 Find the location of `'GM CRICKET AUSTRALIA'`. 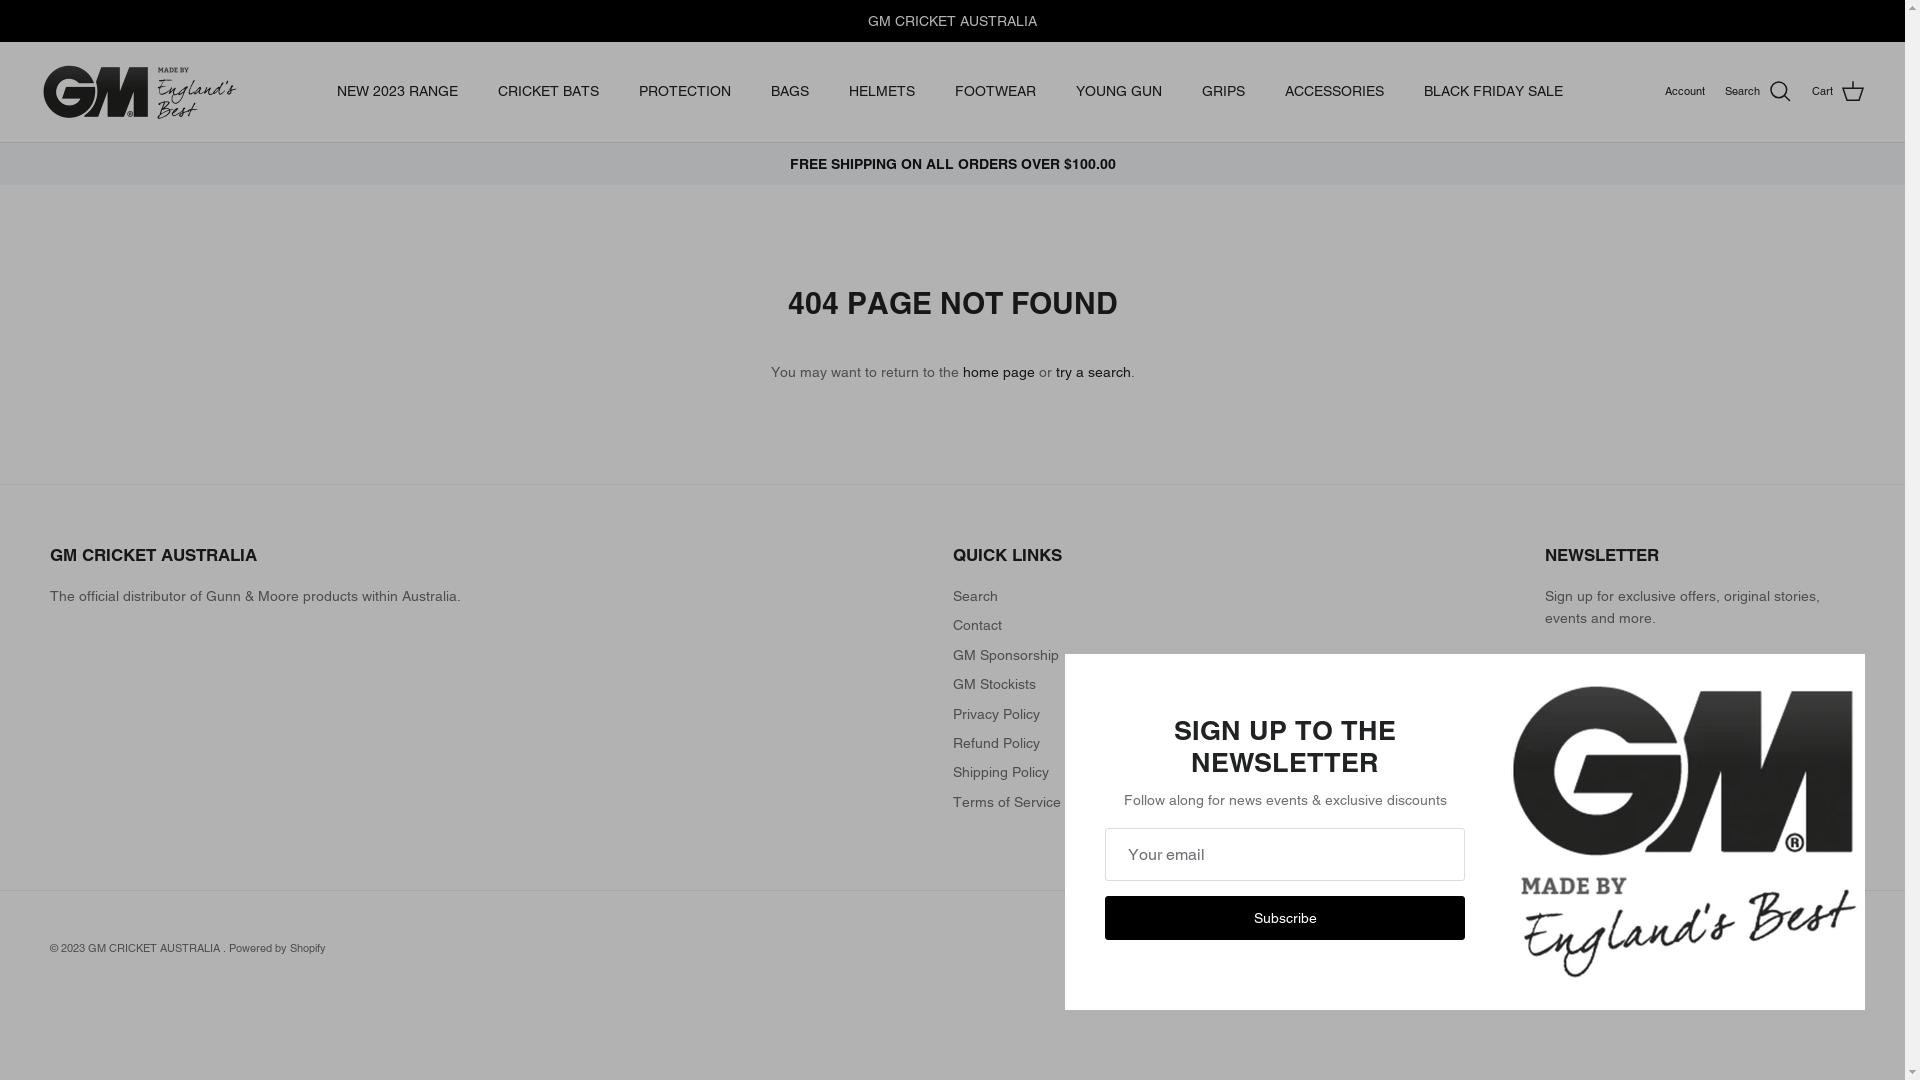

'GM CRICKET AUSTRALIA' is located at coordinates (154, 947).